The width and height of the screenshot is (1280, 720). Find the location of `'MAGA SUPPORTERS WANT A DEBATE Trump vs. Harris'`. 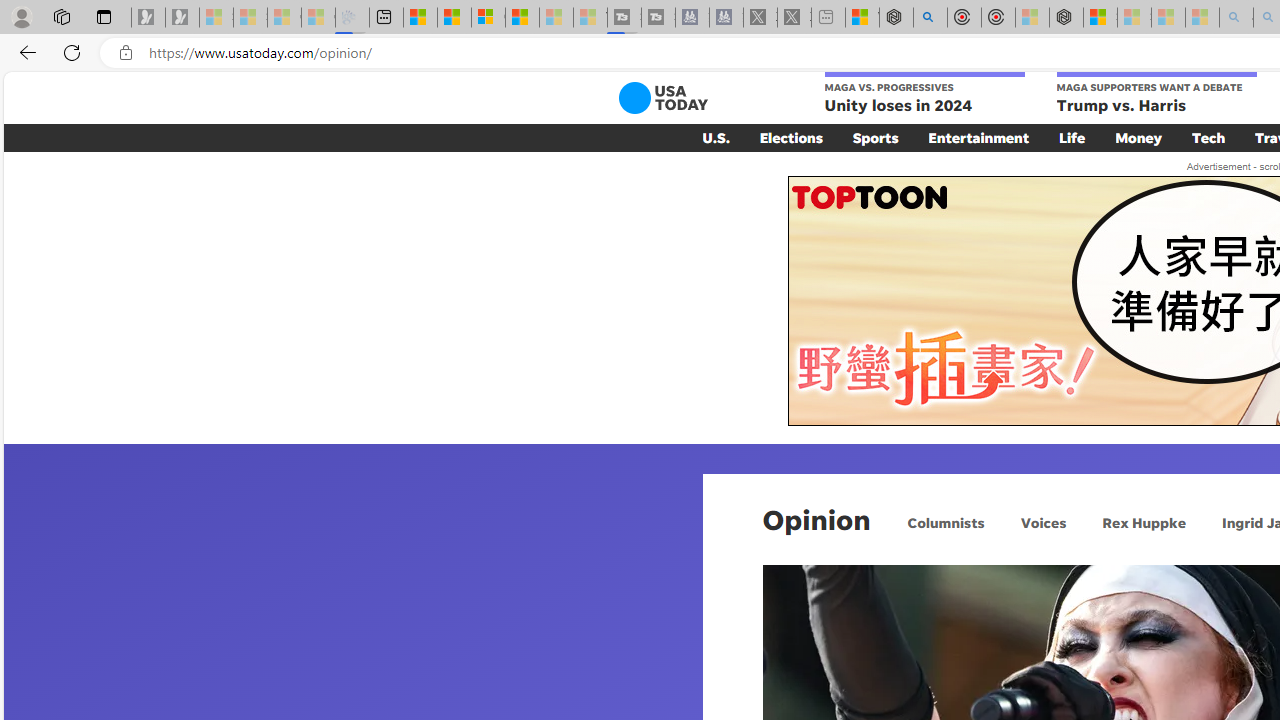

'MAGA SUPPORTERS WANT A DEBATE Trump vs. Harris' is located at coordinates (1156, 94).